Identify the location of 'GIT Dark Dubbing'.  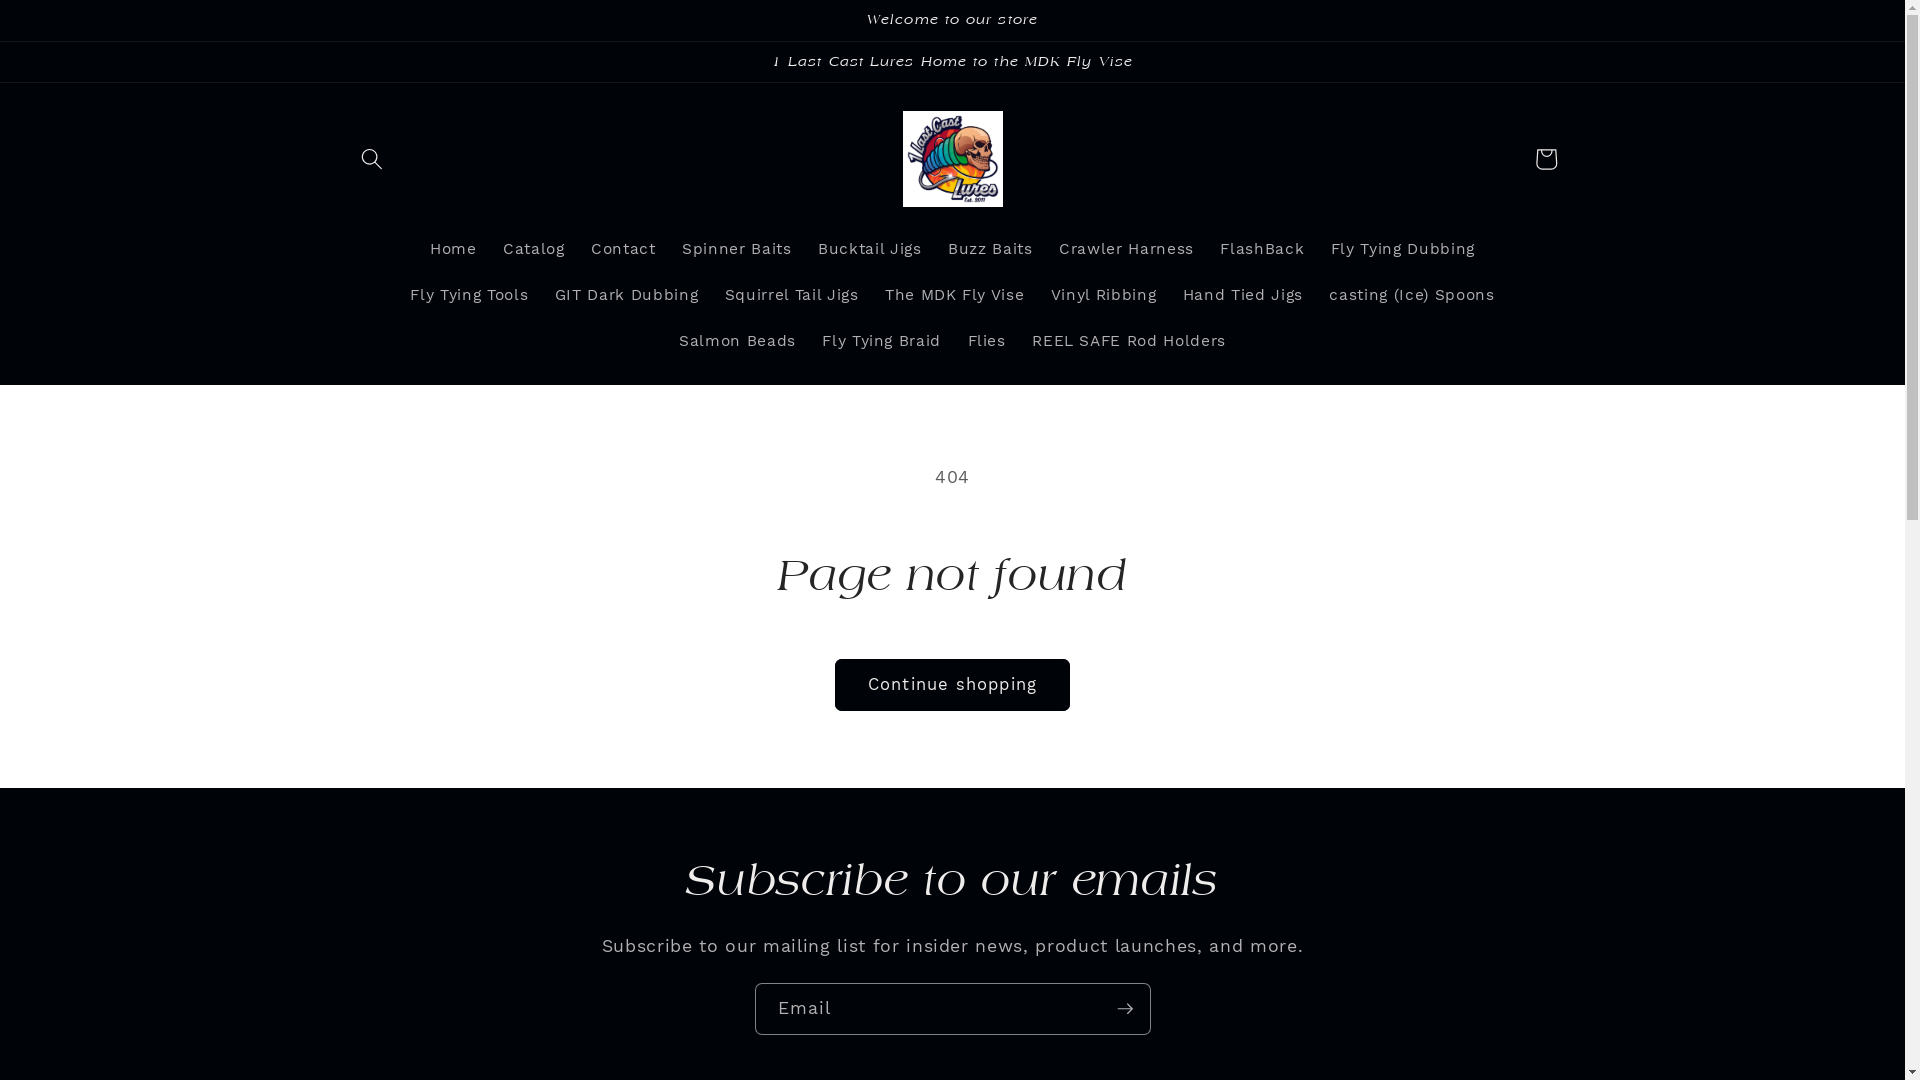
(624, 296).